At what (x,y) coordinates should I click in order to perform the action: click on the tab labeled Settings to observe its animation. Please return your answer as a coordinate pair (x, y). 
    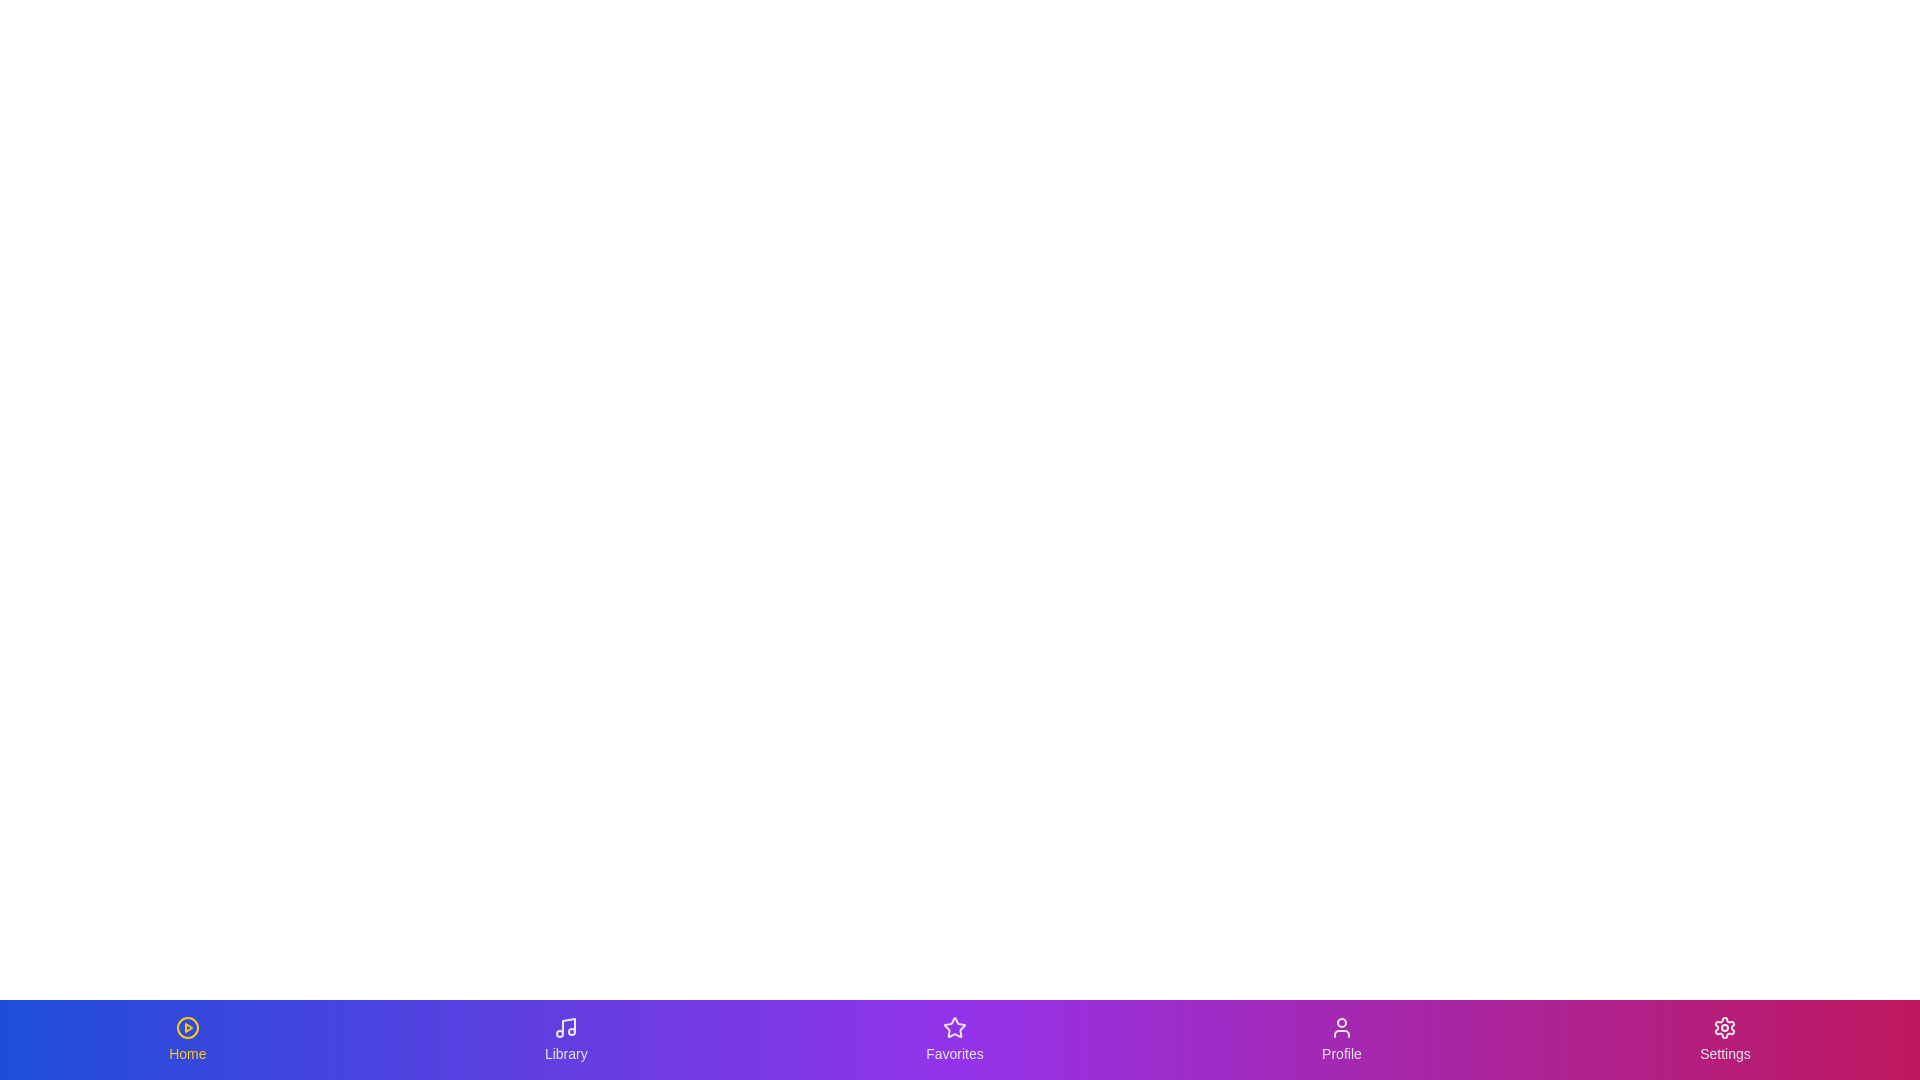
    Looking at the image, I should click on (1723, 1039).